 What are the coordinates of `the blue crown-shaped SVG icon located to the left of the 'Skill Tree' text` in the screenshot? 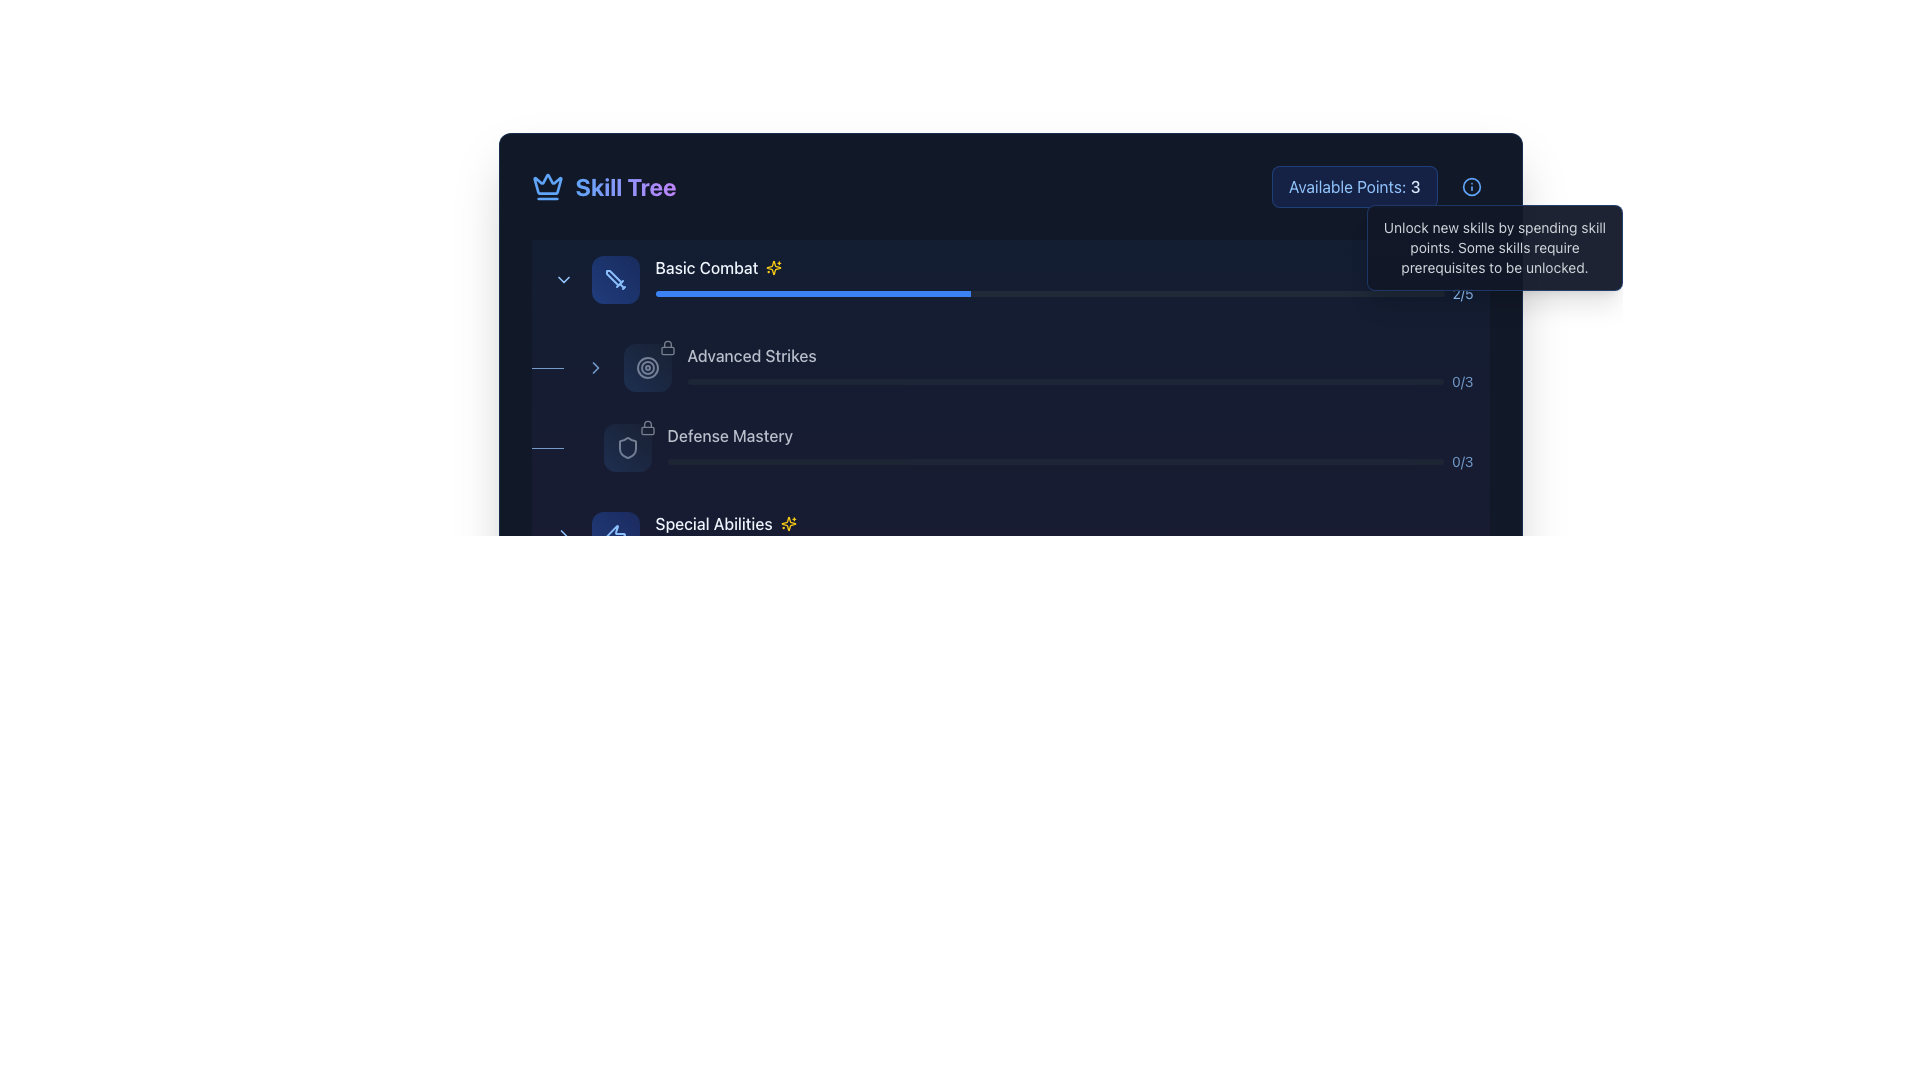 It's located at (547, 186).